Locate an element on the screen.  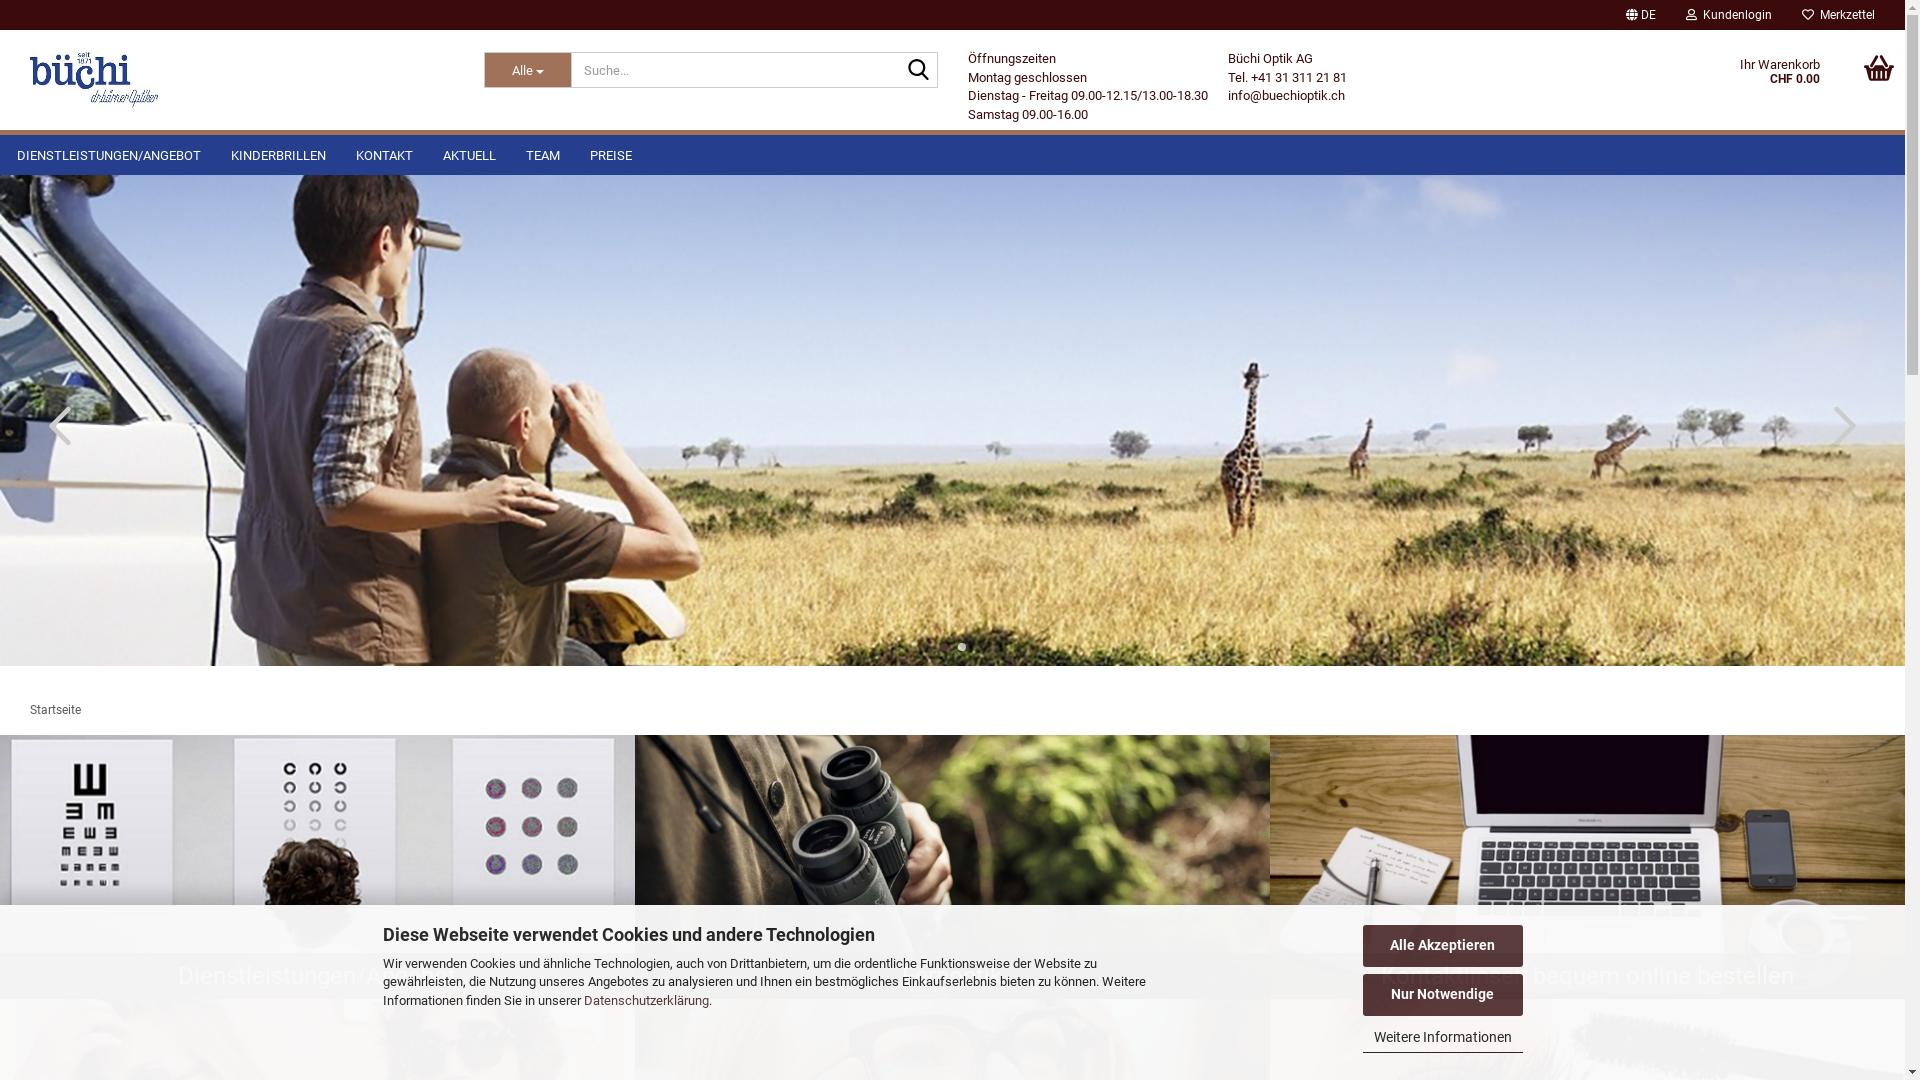
'Nur Notwendige' is located at coordinates (1441, 995).